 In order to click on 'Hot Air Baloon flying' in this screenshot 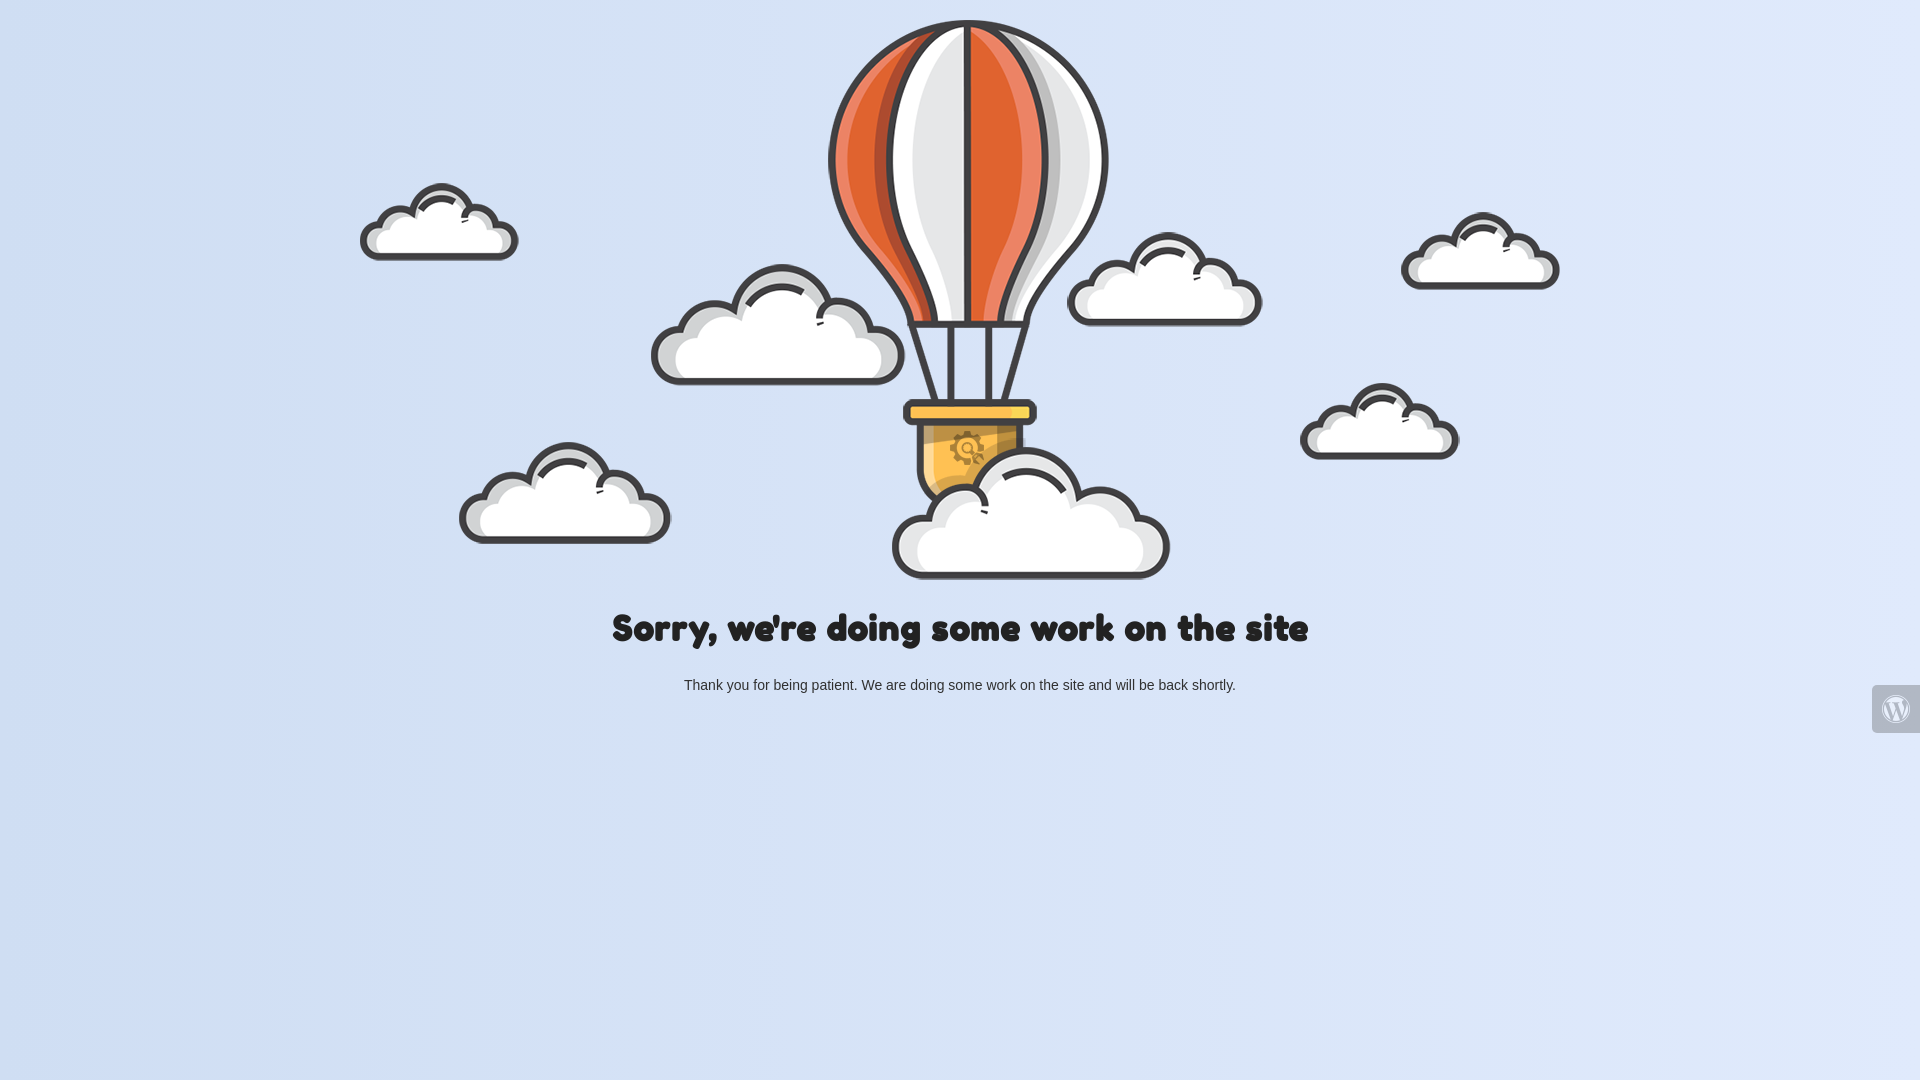, I will do `click(960, 300)`.